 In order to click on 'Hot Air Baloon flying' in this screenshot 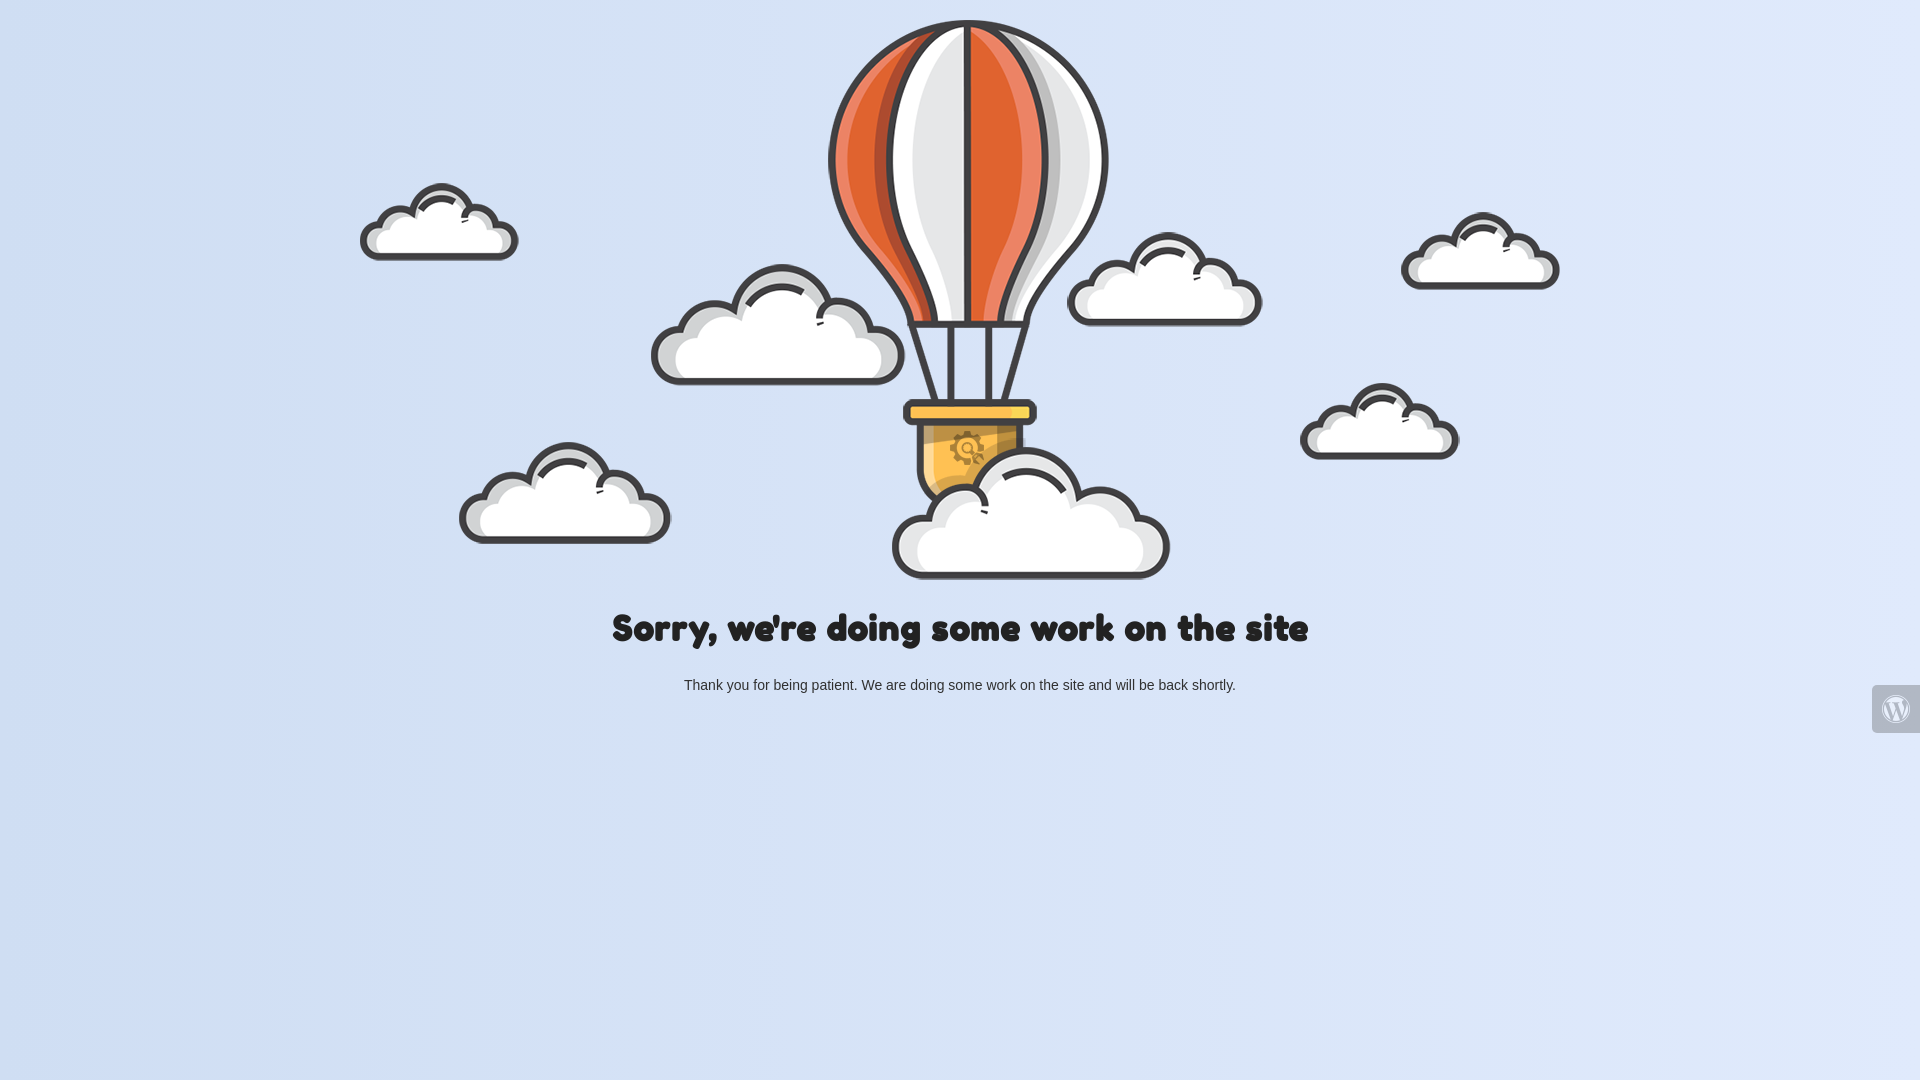, I will do `click(960, 300)`.